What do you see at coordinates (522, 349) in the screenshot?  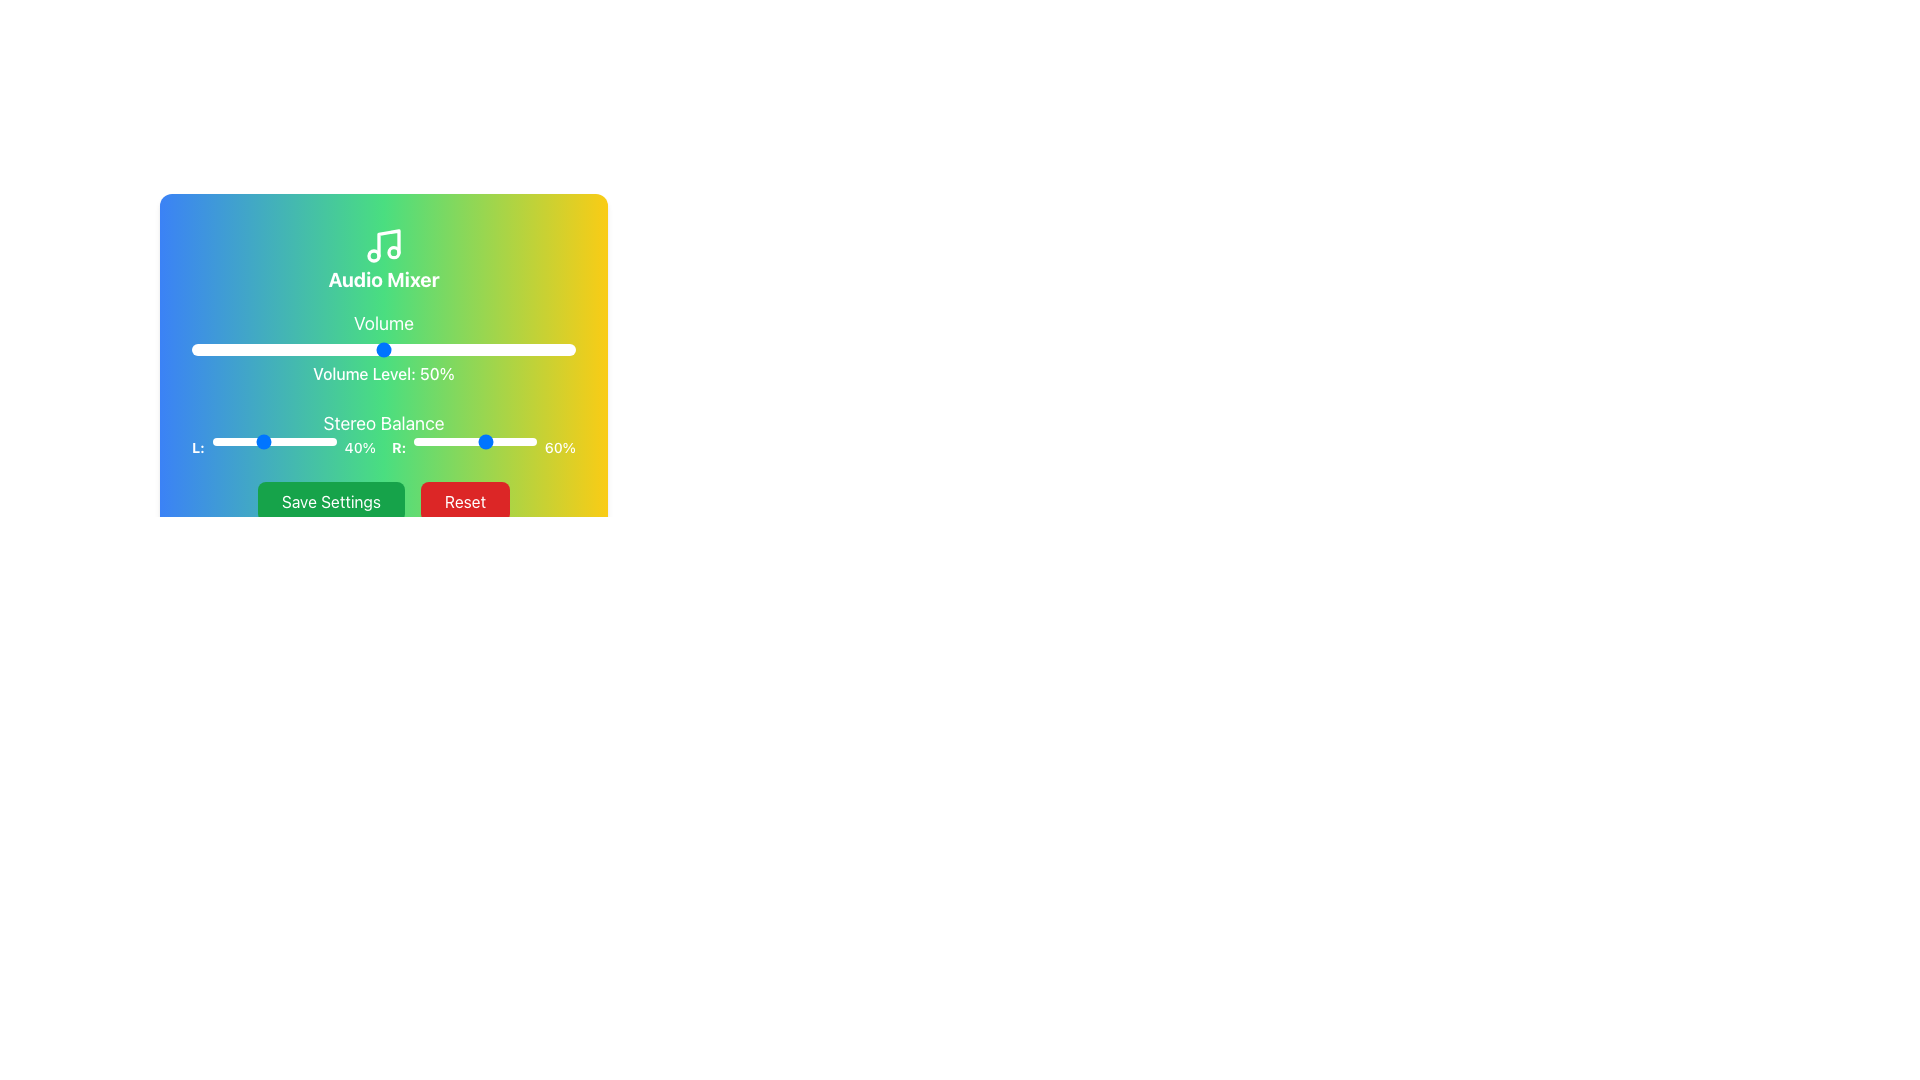 I see `the volume slider` at bounding box center [522, 349].